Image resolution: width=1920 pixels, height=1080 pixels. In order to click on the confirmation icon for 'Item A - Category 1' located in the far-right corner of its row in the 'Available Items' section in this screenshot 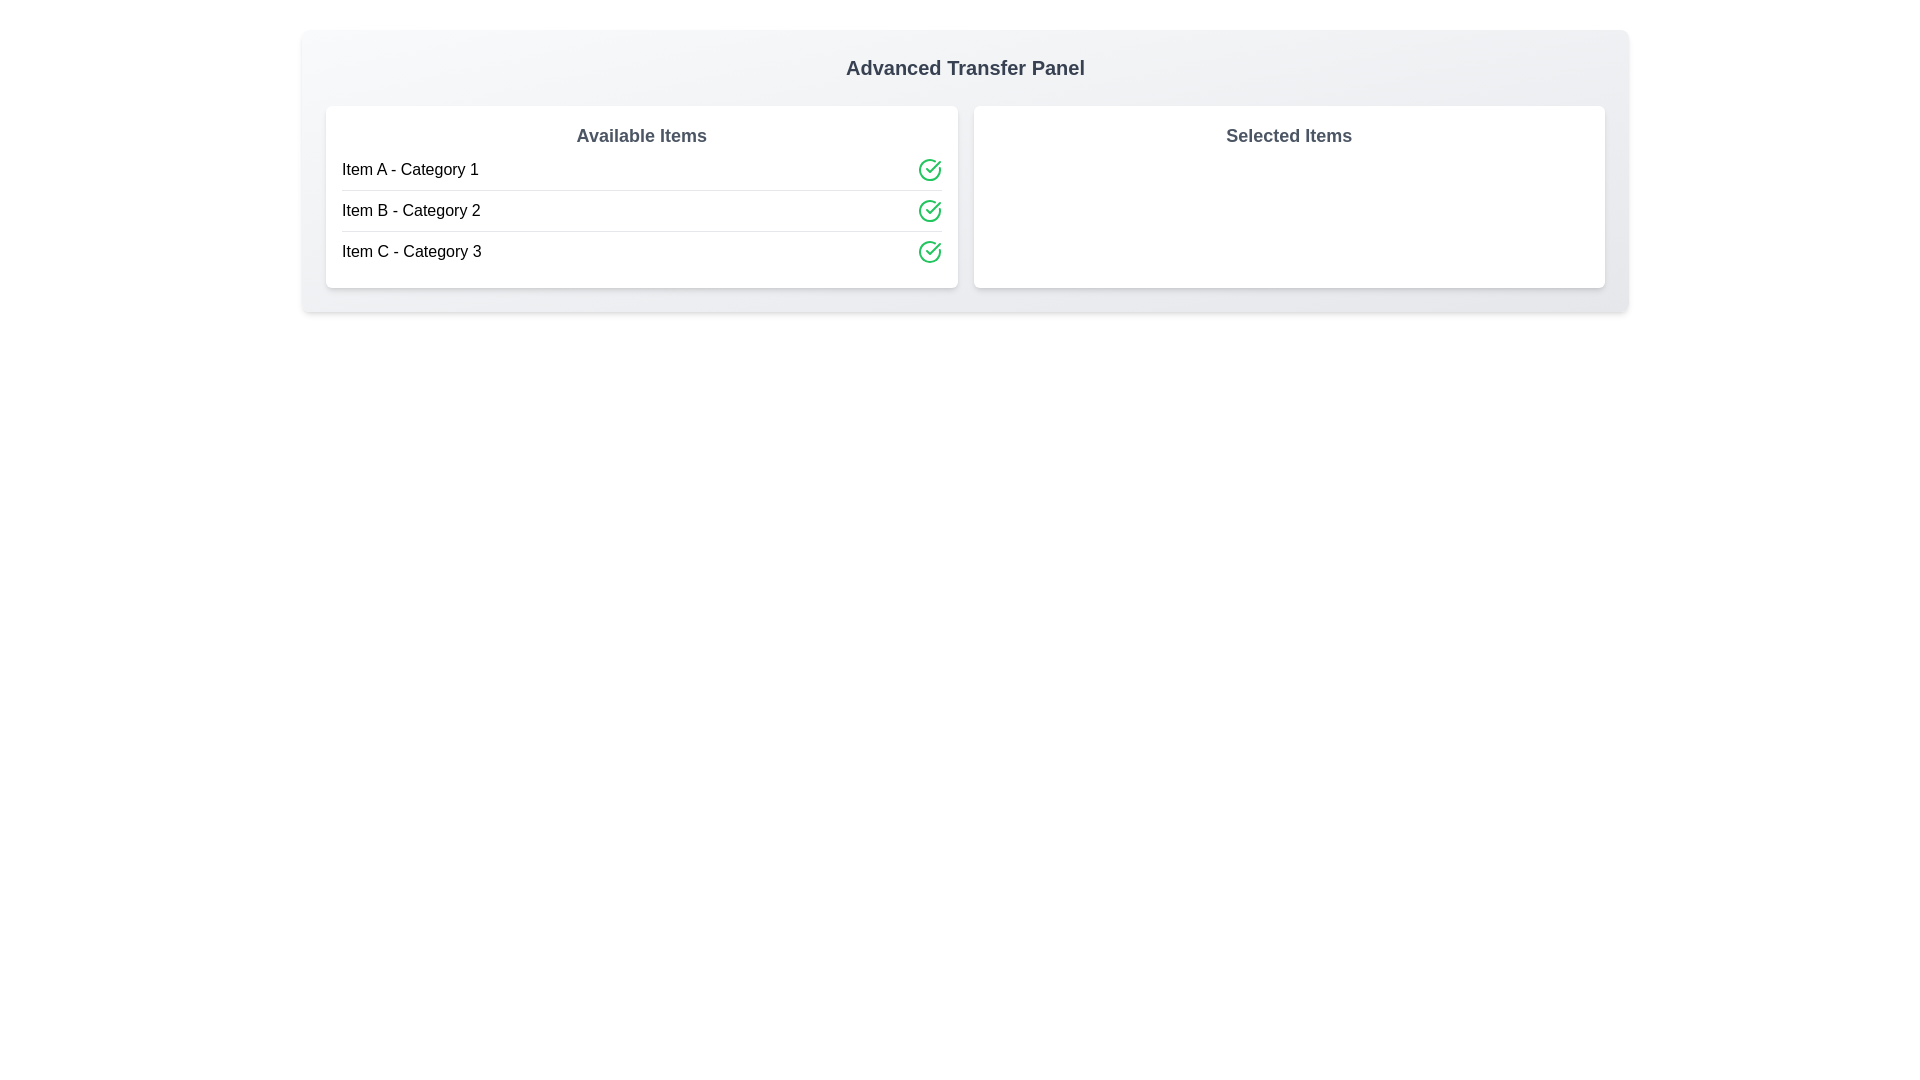, I will do `click(928, 168)`.